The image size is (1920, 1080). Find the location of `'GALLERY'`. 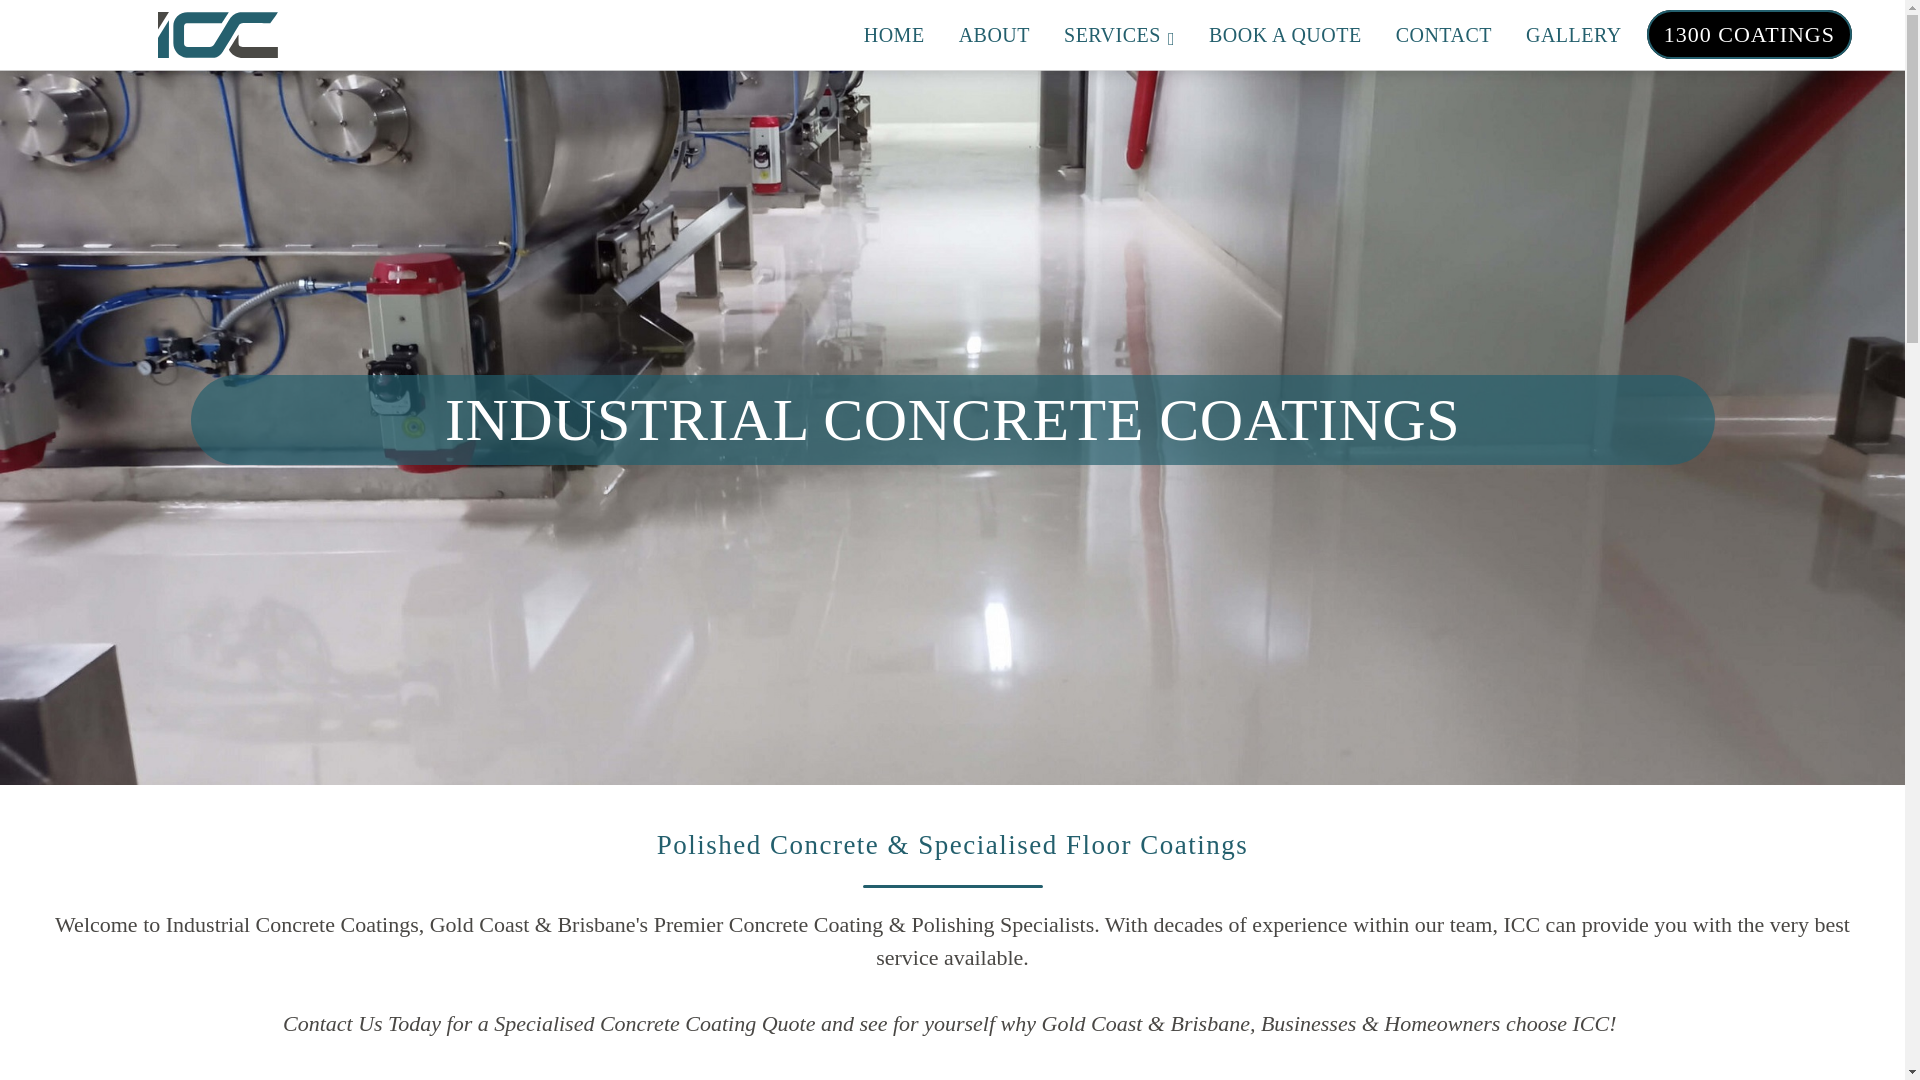

'GALLERY' is located at coordinates (1573, 34).